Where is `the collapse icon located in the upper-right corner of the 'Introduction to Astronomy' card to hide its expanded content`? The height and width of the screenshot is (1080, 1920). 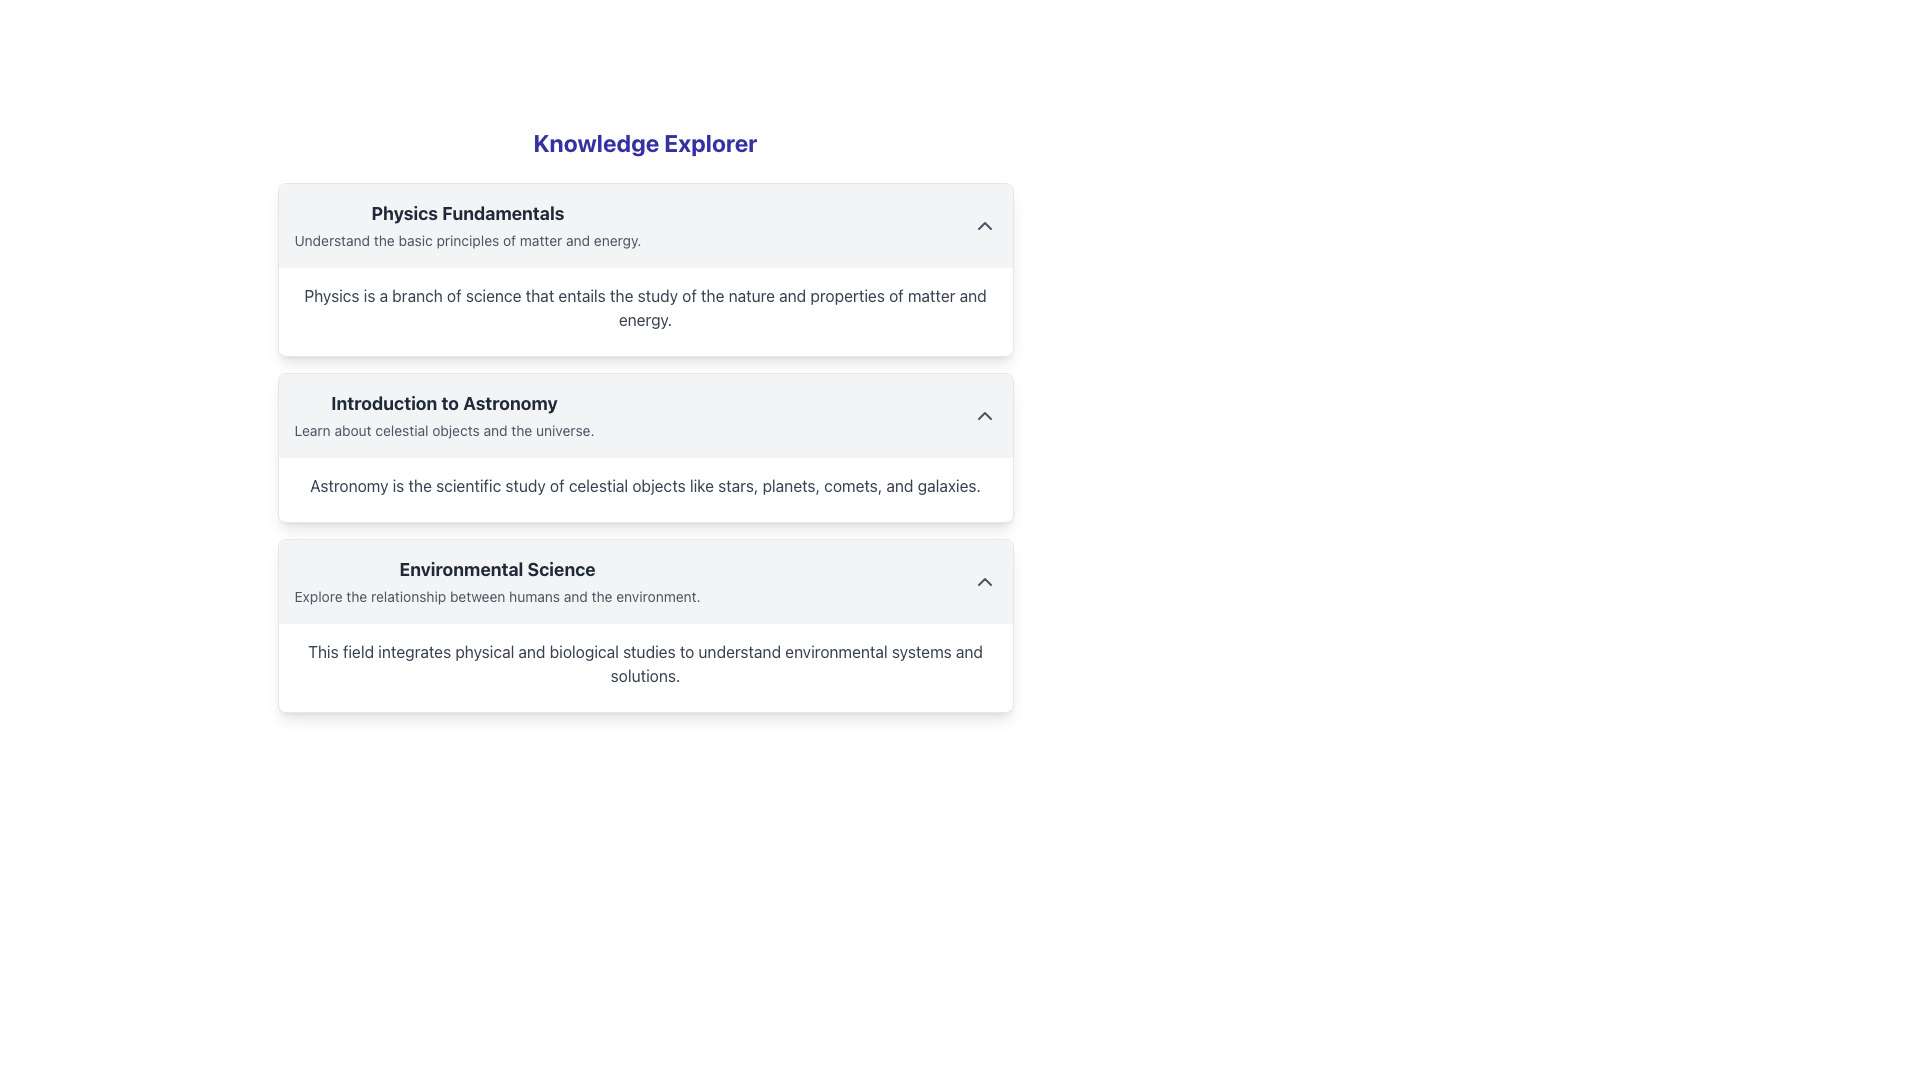
the collapse icon located in the upper-right corner of the 'Introduction to Astronomy' card to hide its expanded content is located at coordinates (984, 415).